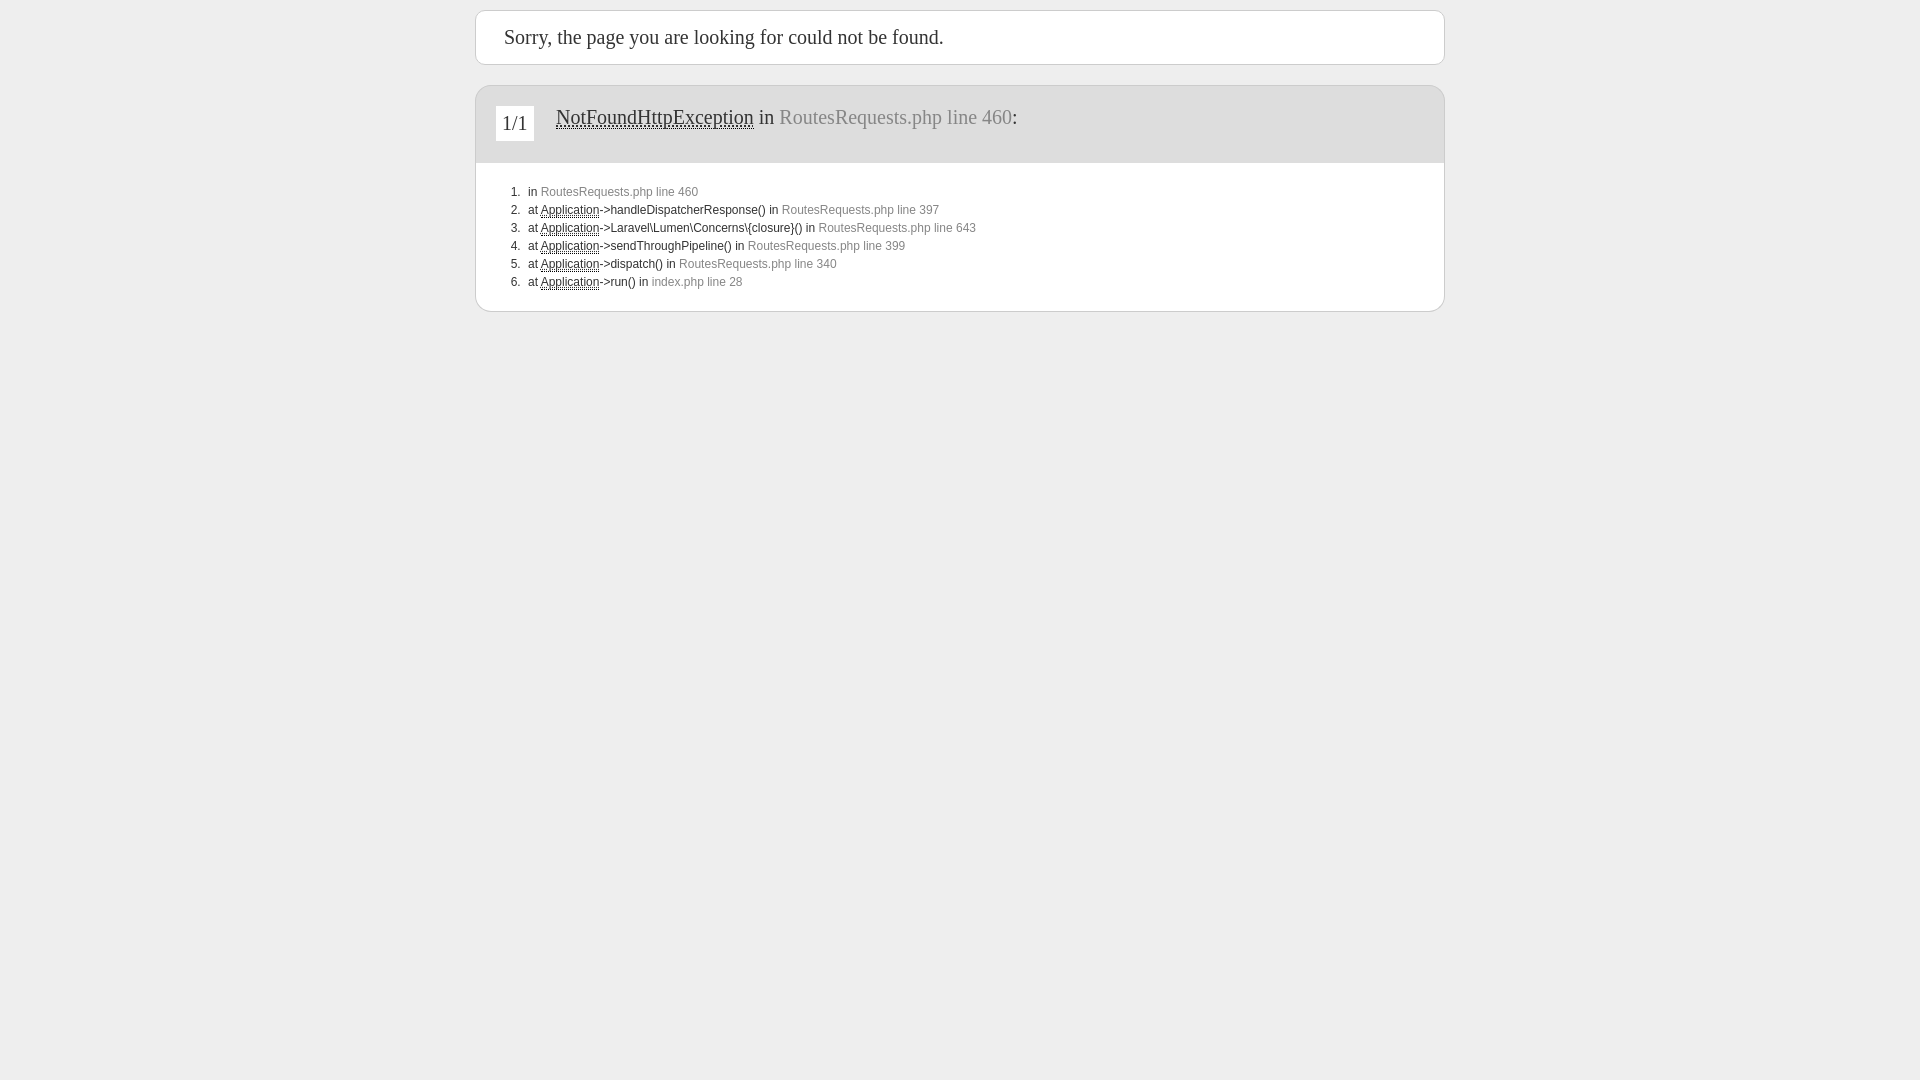 This screenshot has height=1080, width=1920. What do you see at coordinates (618, 192) in the screenshot?
I see `'RoutesRequests.php line 460'` at bounding box center [618, 192].